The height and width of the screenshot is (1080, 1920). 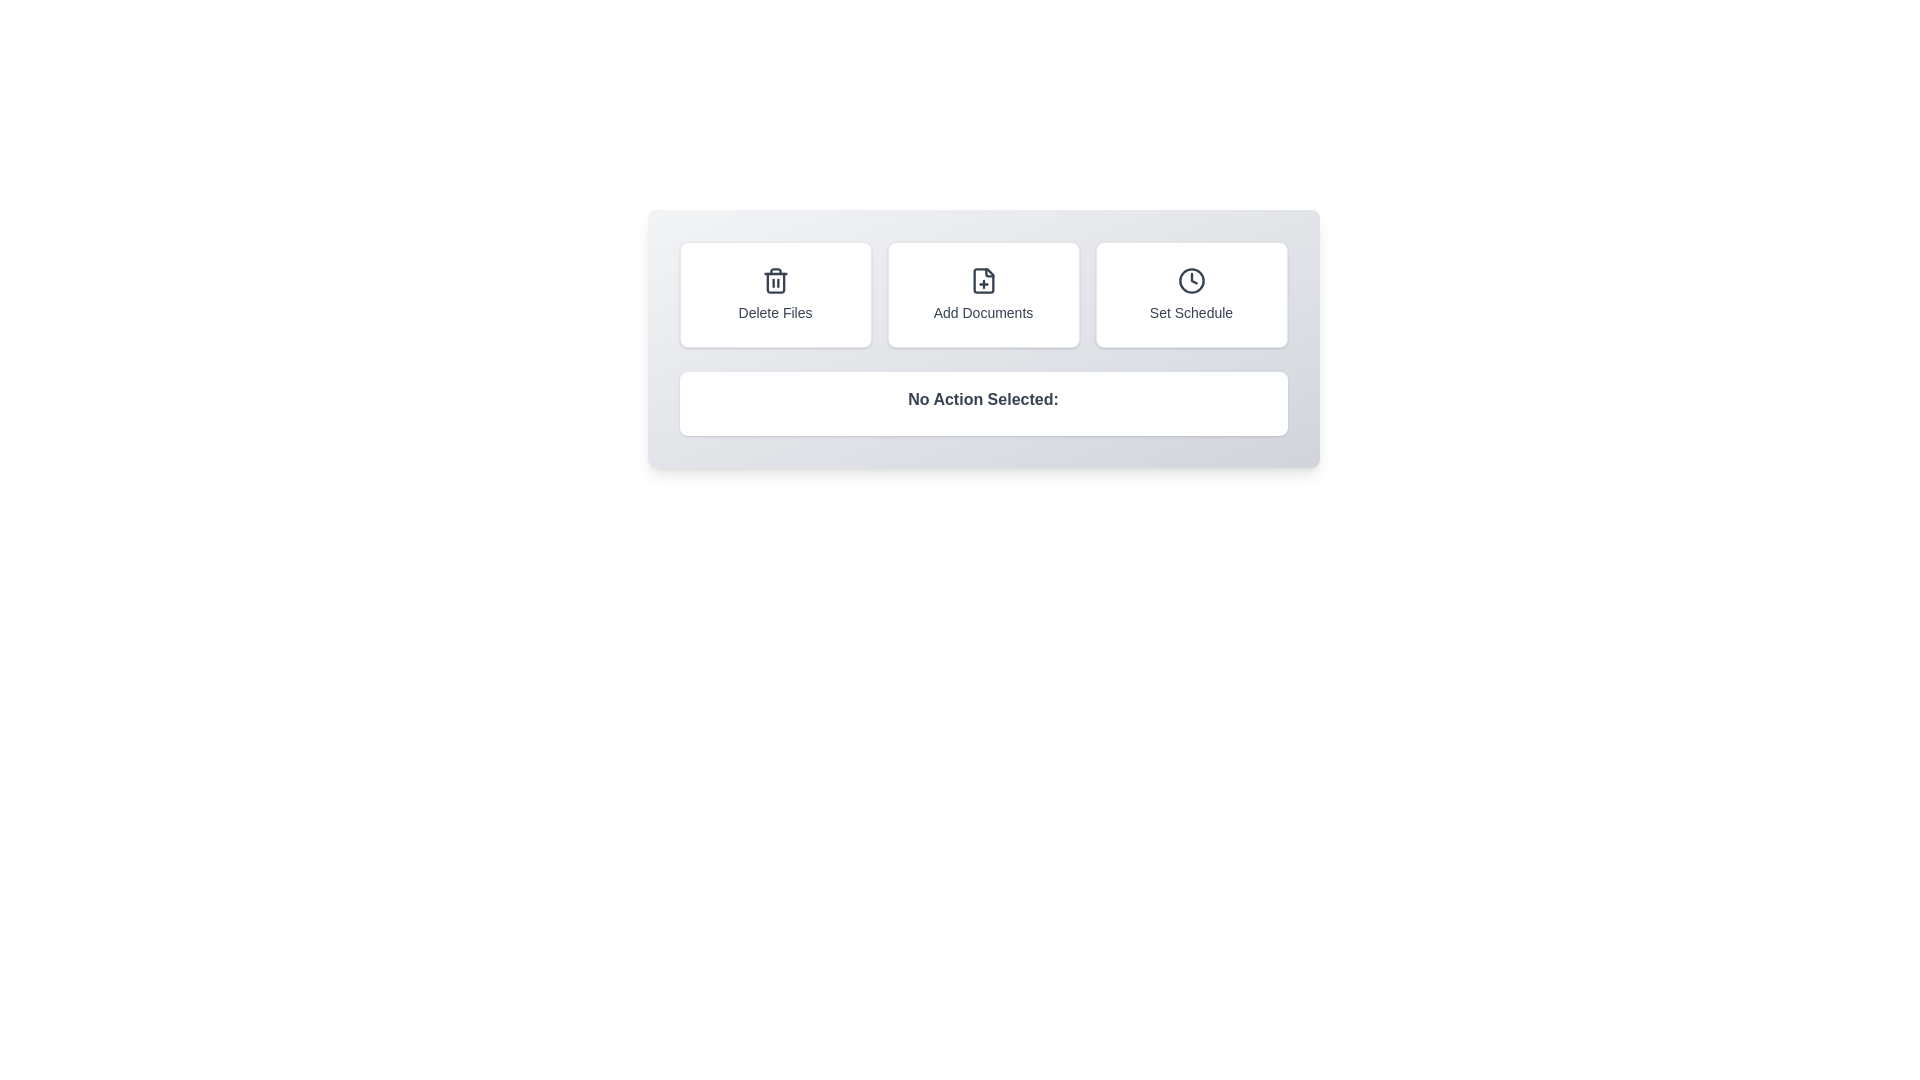 I want to click on the Text Label that indicates the functionality to add documents, located centrally between the 'Delete Files' and 'Set Schedule' buttons, so click(x=983, y=312).